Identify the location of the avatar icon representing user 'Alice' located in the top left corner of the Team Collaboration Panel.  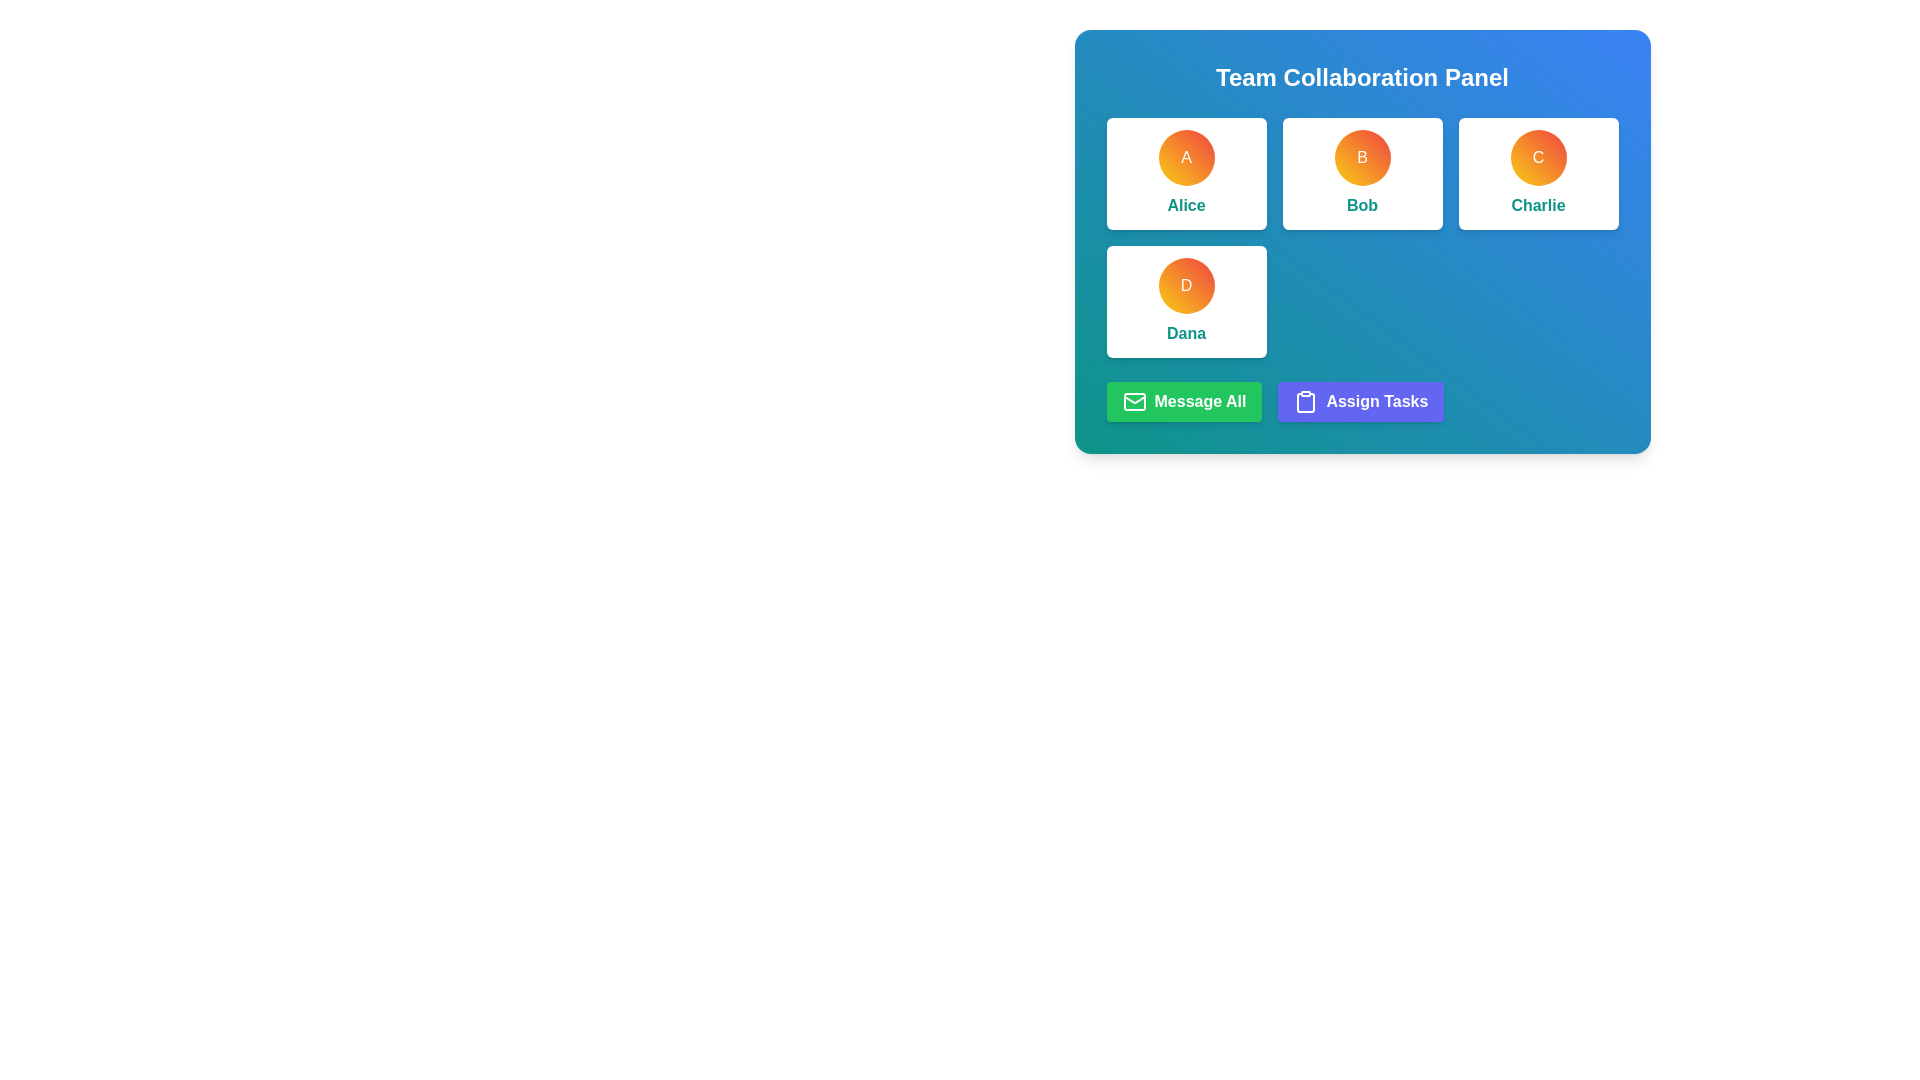
(1186, 157).